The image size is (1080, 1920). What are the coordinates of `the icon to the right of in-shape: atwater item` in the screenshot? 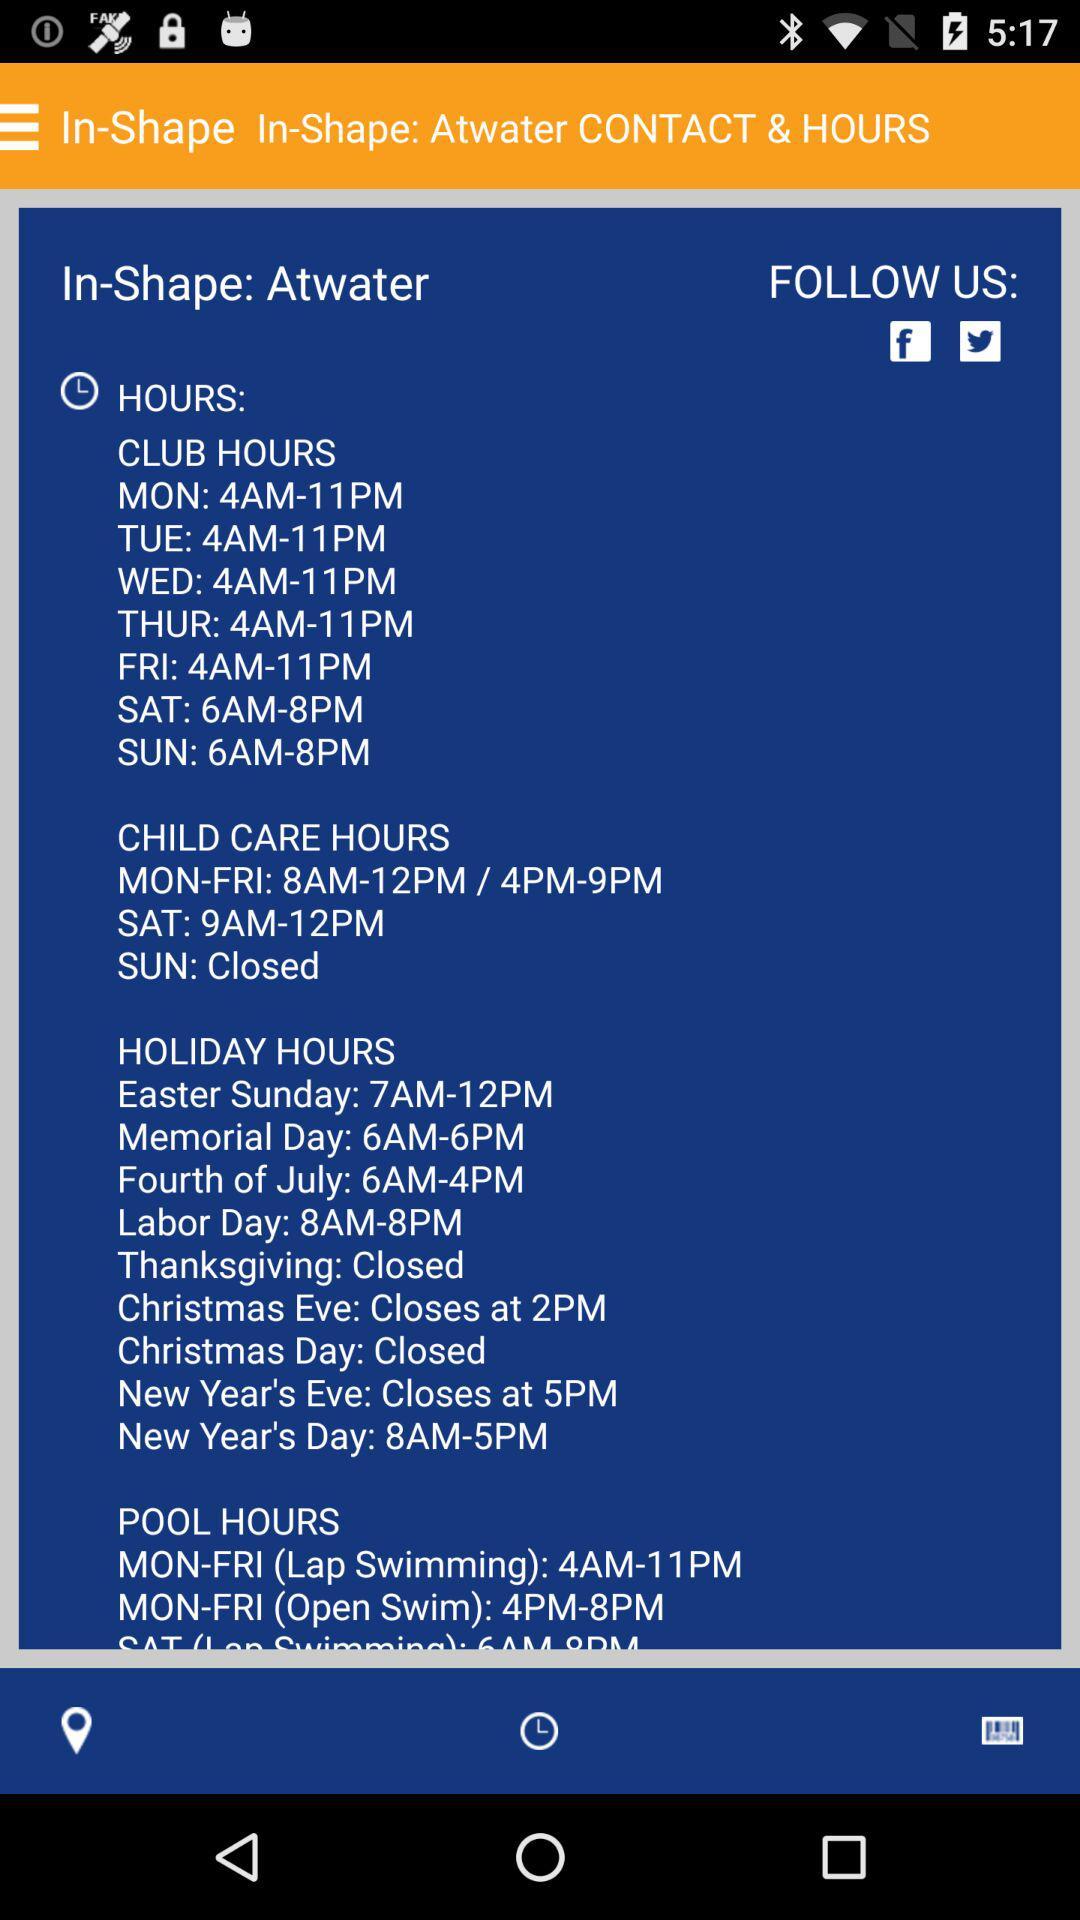 It's located at (910, 341).